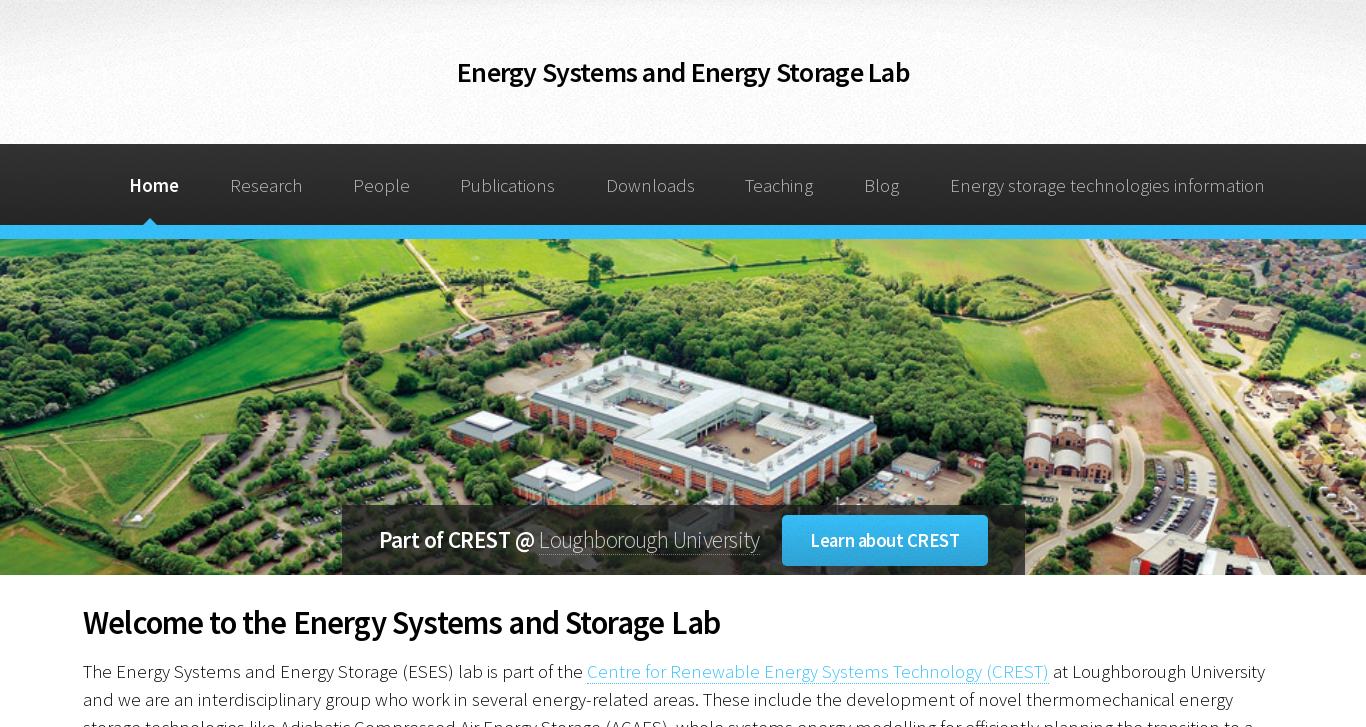 The width and height of the screenshot is (1366, 727). I want to click on 'Centre for Renewable Energy Systems Technology (CREST)', so click(816, 669).